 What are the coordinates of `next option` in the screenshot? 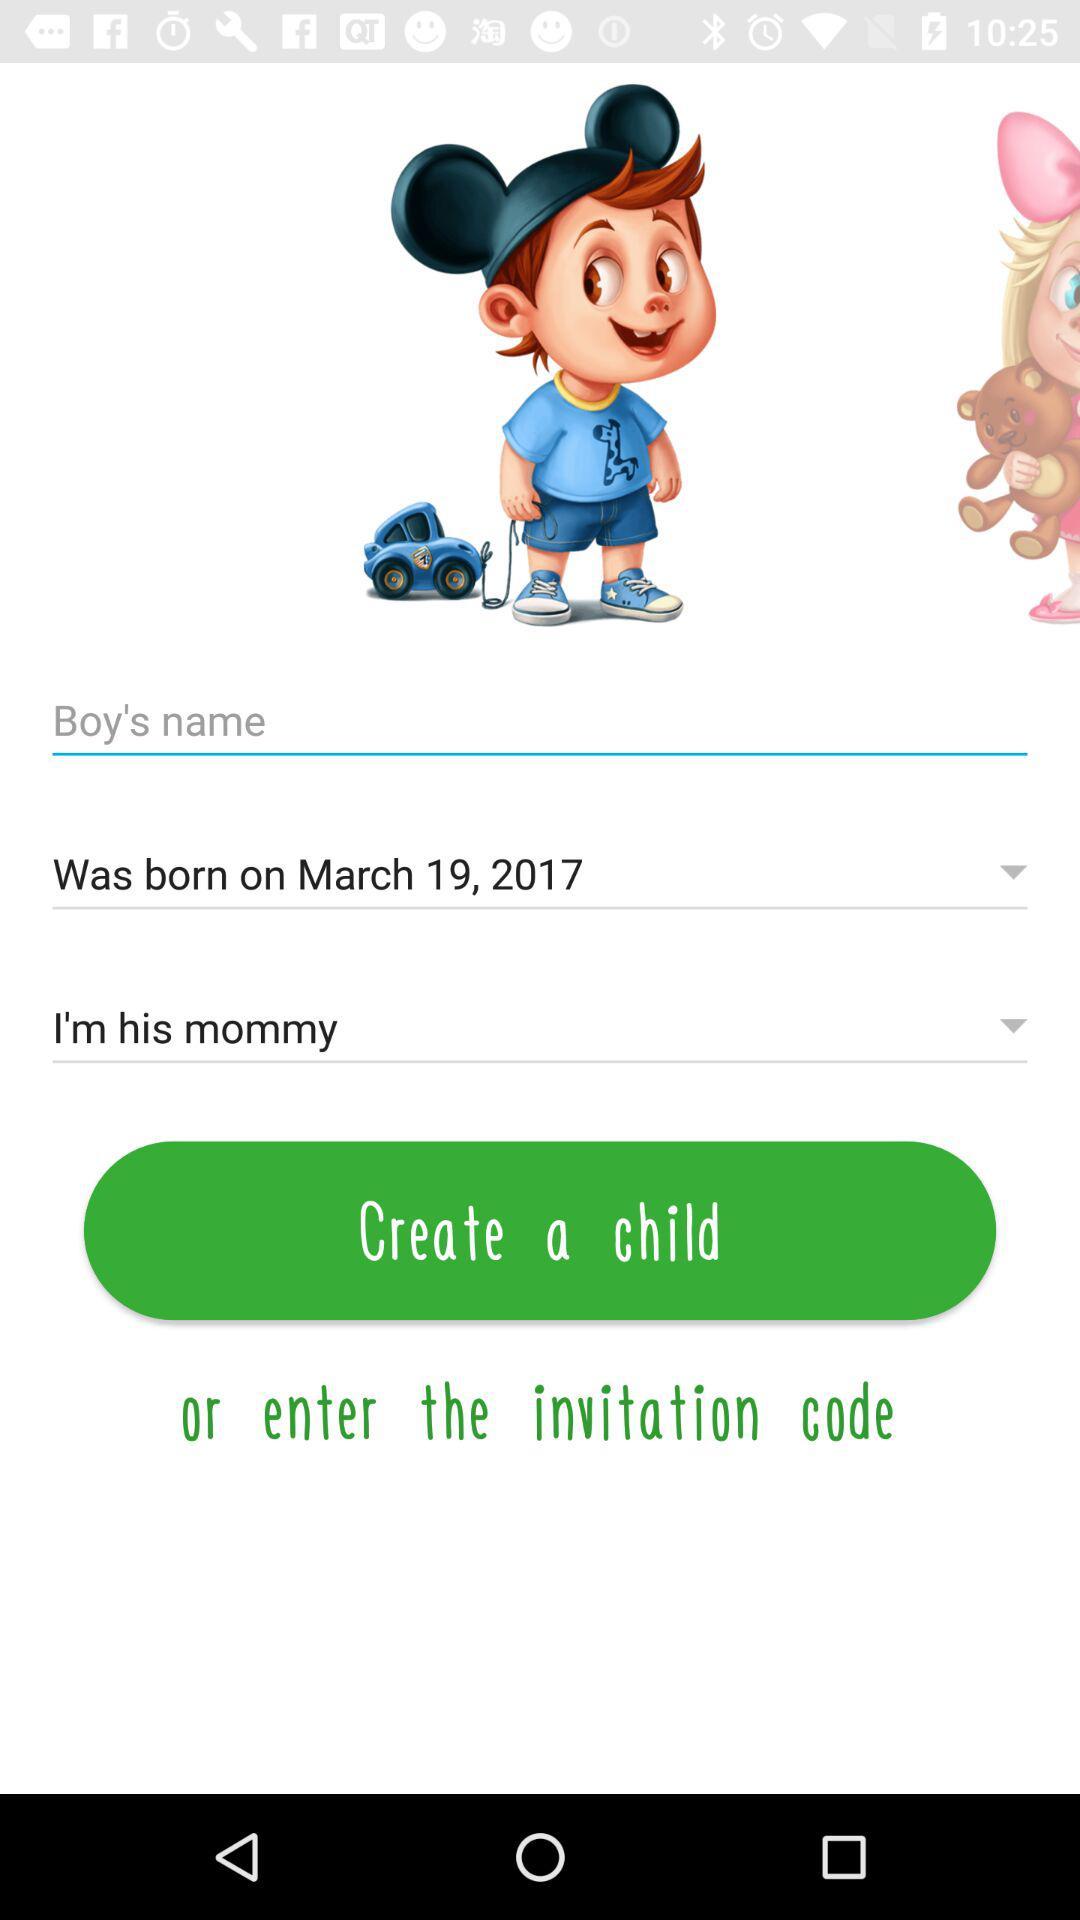 It's located at (998, 355).